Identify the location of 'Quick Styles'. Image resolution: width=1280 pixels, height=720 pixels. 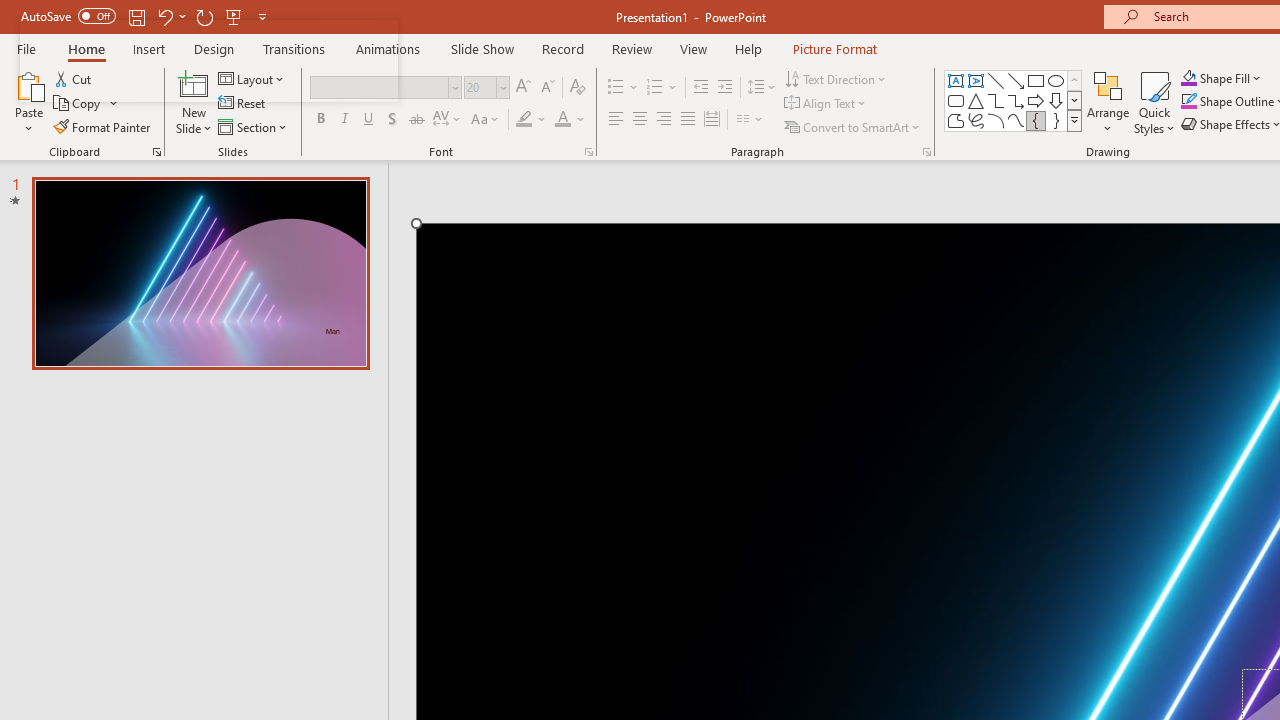
(1154, 103).